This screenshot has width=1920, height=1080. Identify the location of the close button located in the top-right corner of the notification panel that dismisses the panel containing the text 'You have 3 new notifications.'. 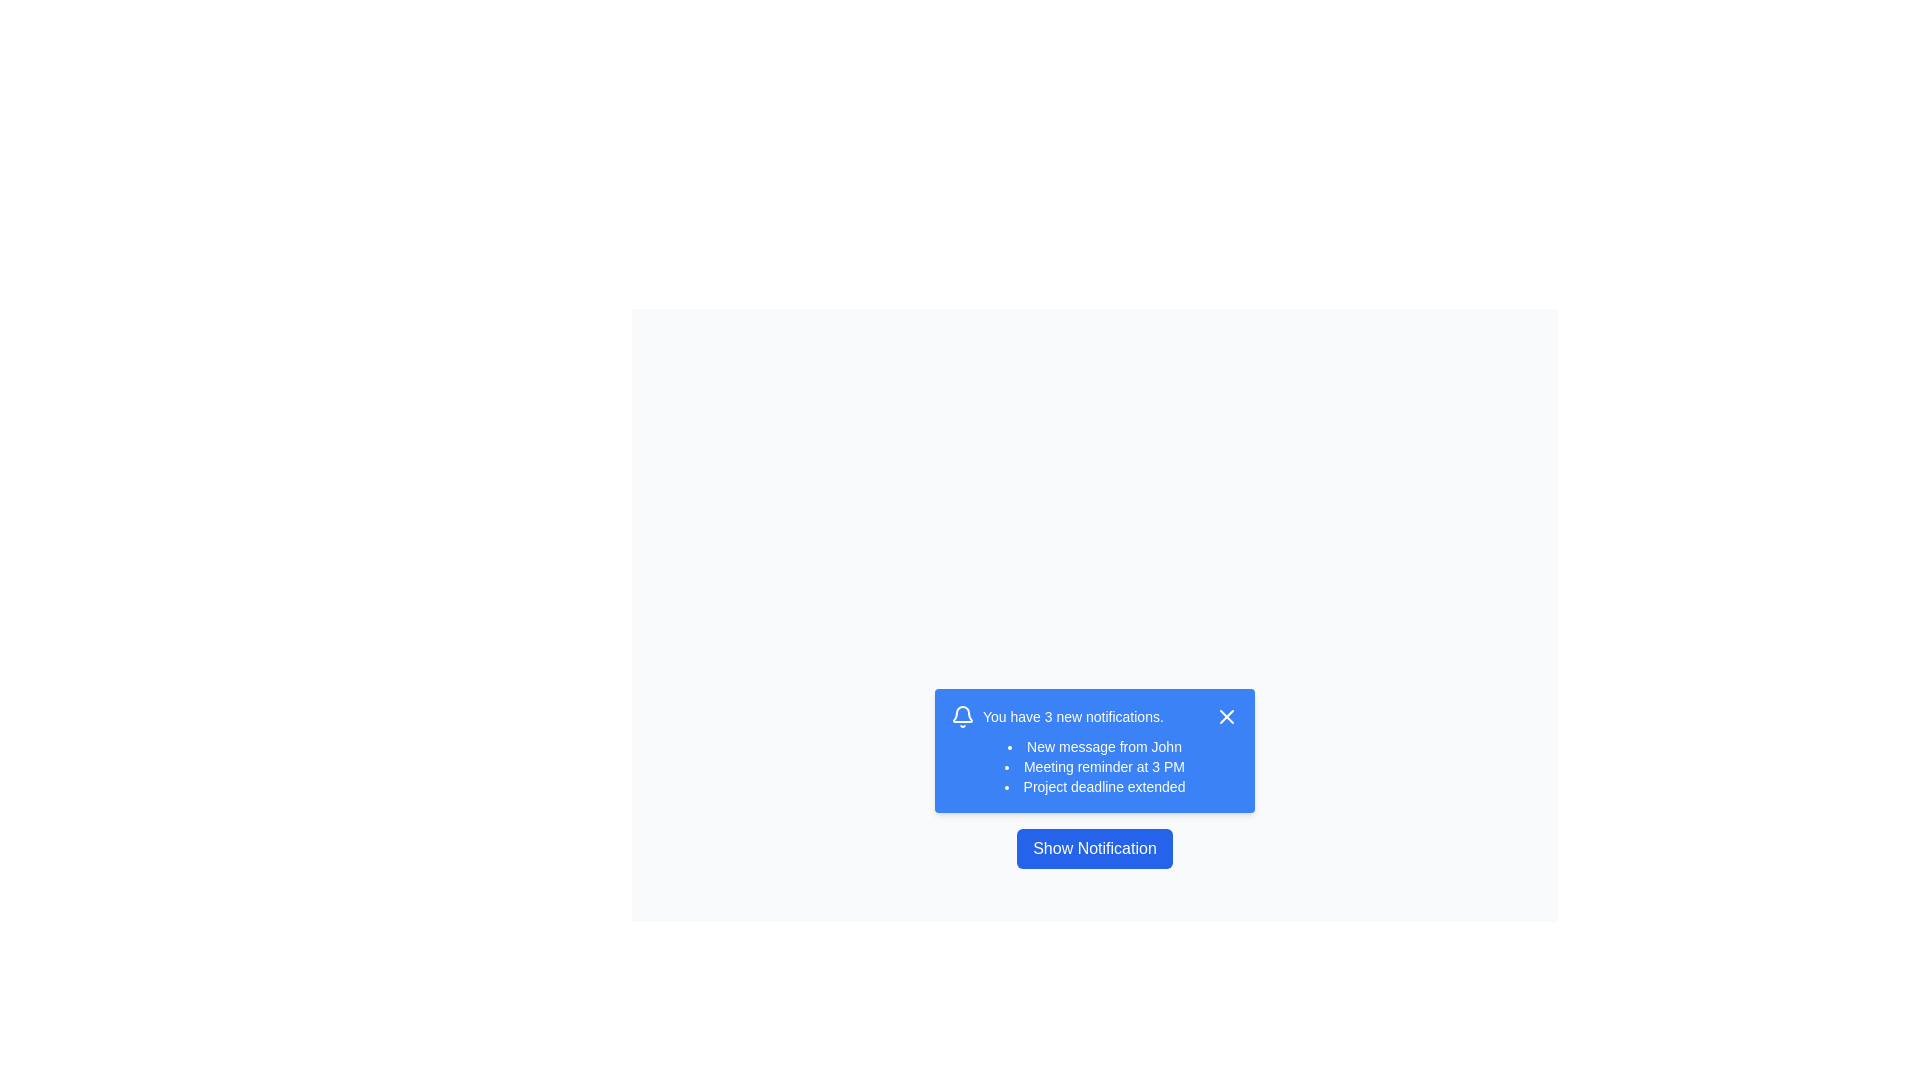
(1226, 716).